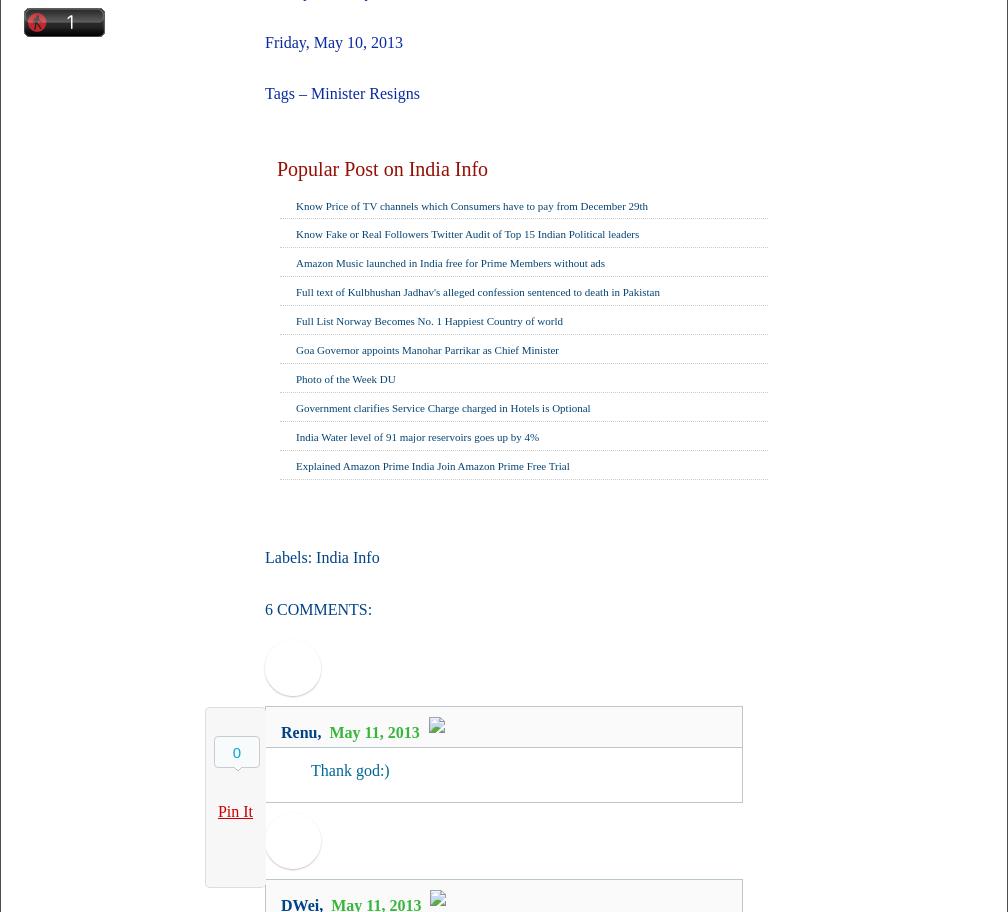 The image size is (1008, 912). Describe the element at coordinates (345, 377) in the screenshot. I see `'Photo of the Week DU'` at that location.